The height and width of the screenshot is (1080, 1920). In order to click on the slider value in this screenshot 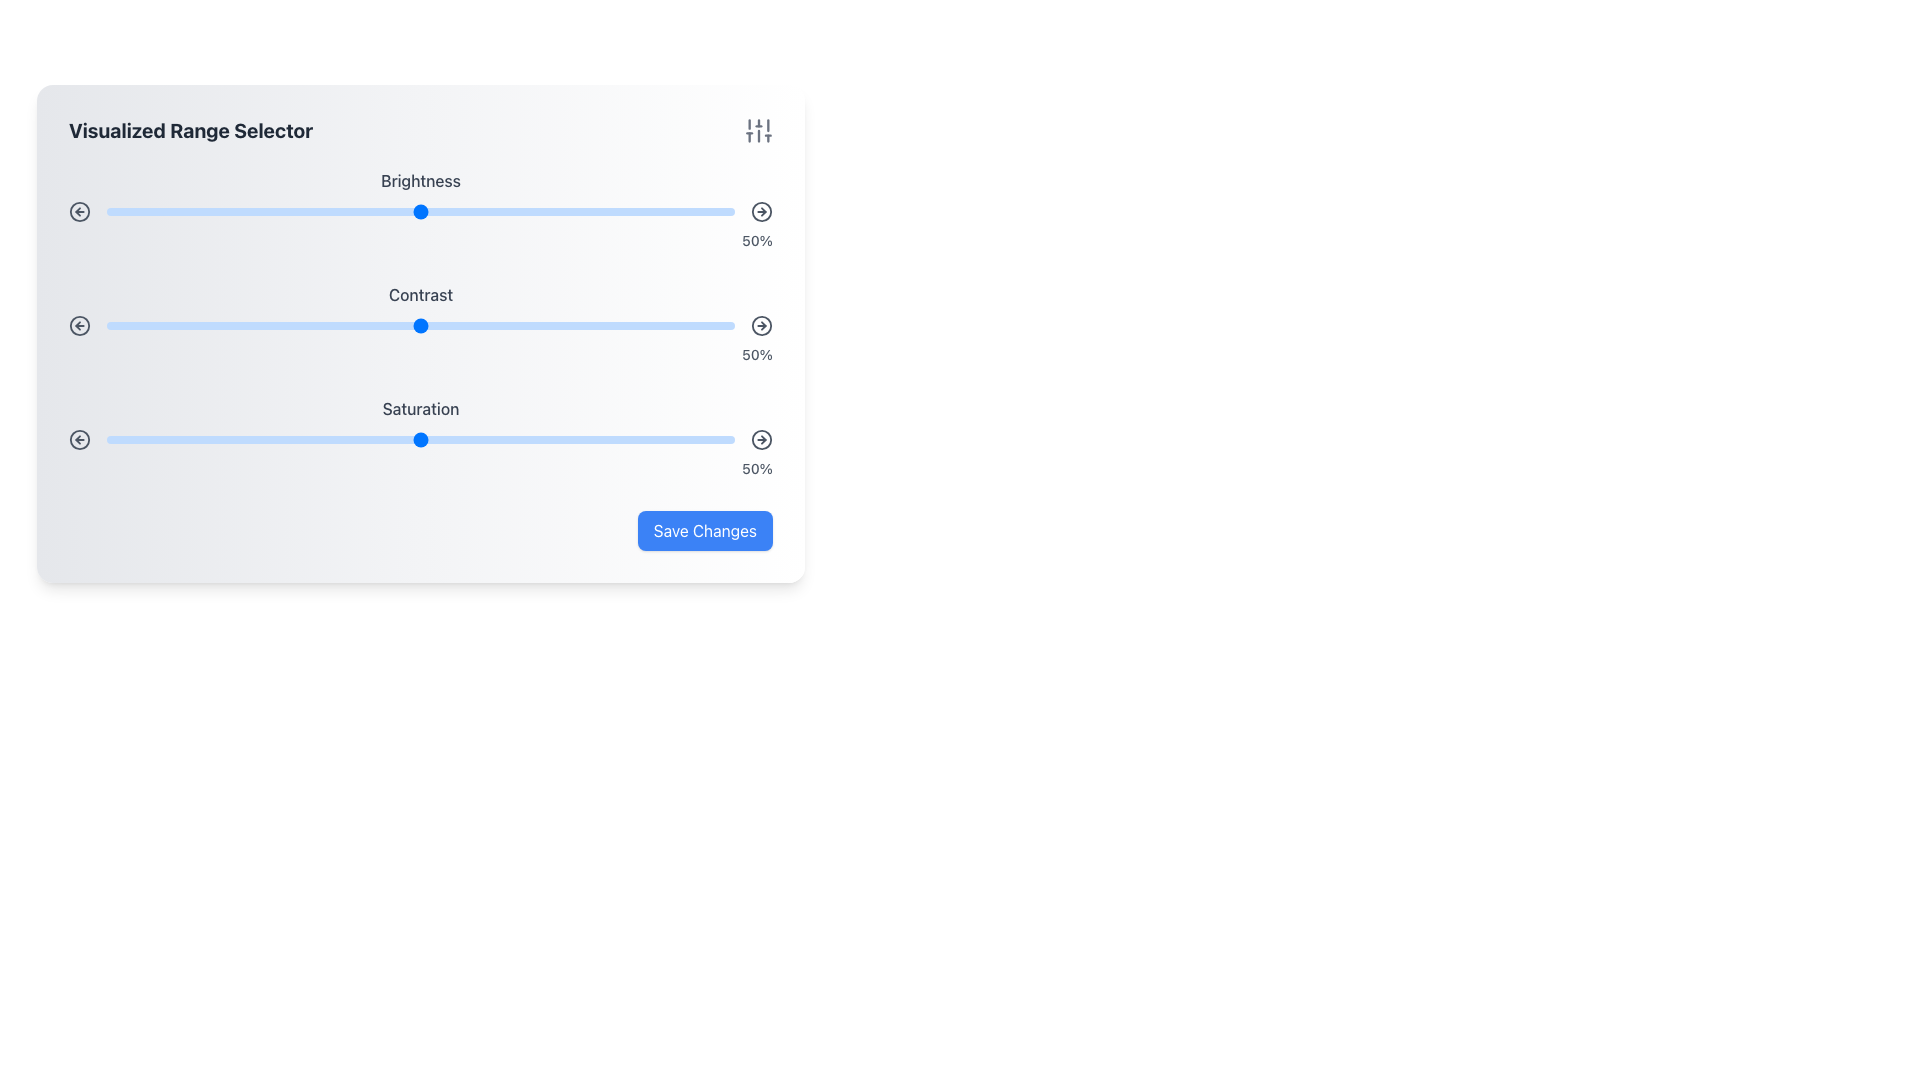, I will do `click(432, 438)`.